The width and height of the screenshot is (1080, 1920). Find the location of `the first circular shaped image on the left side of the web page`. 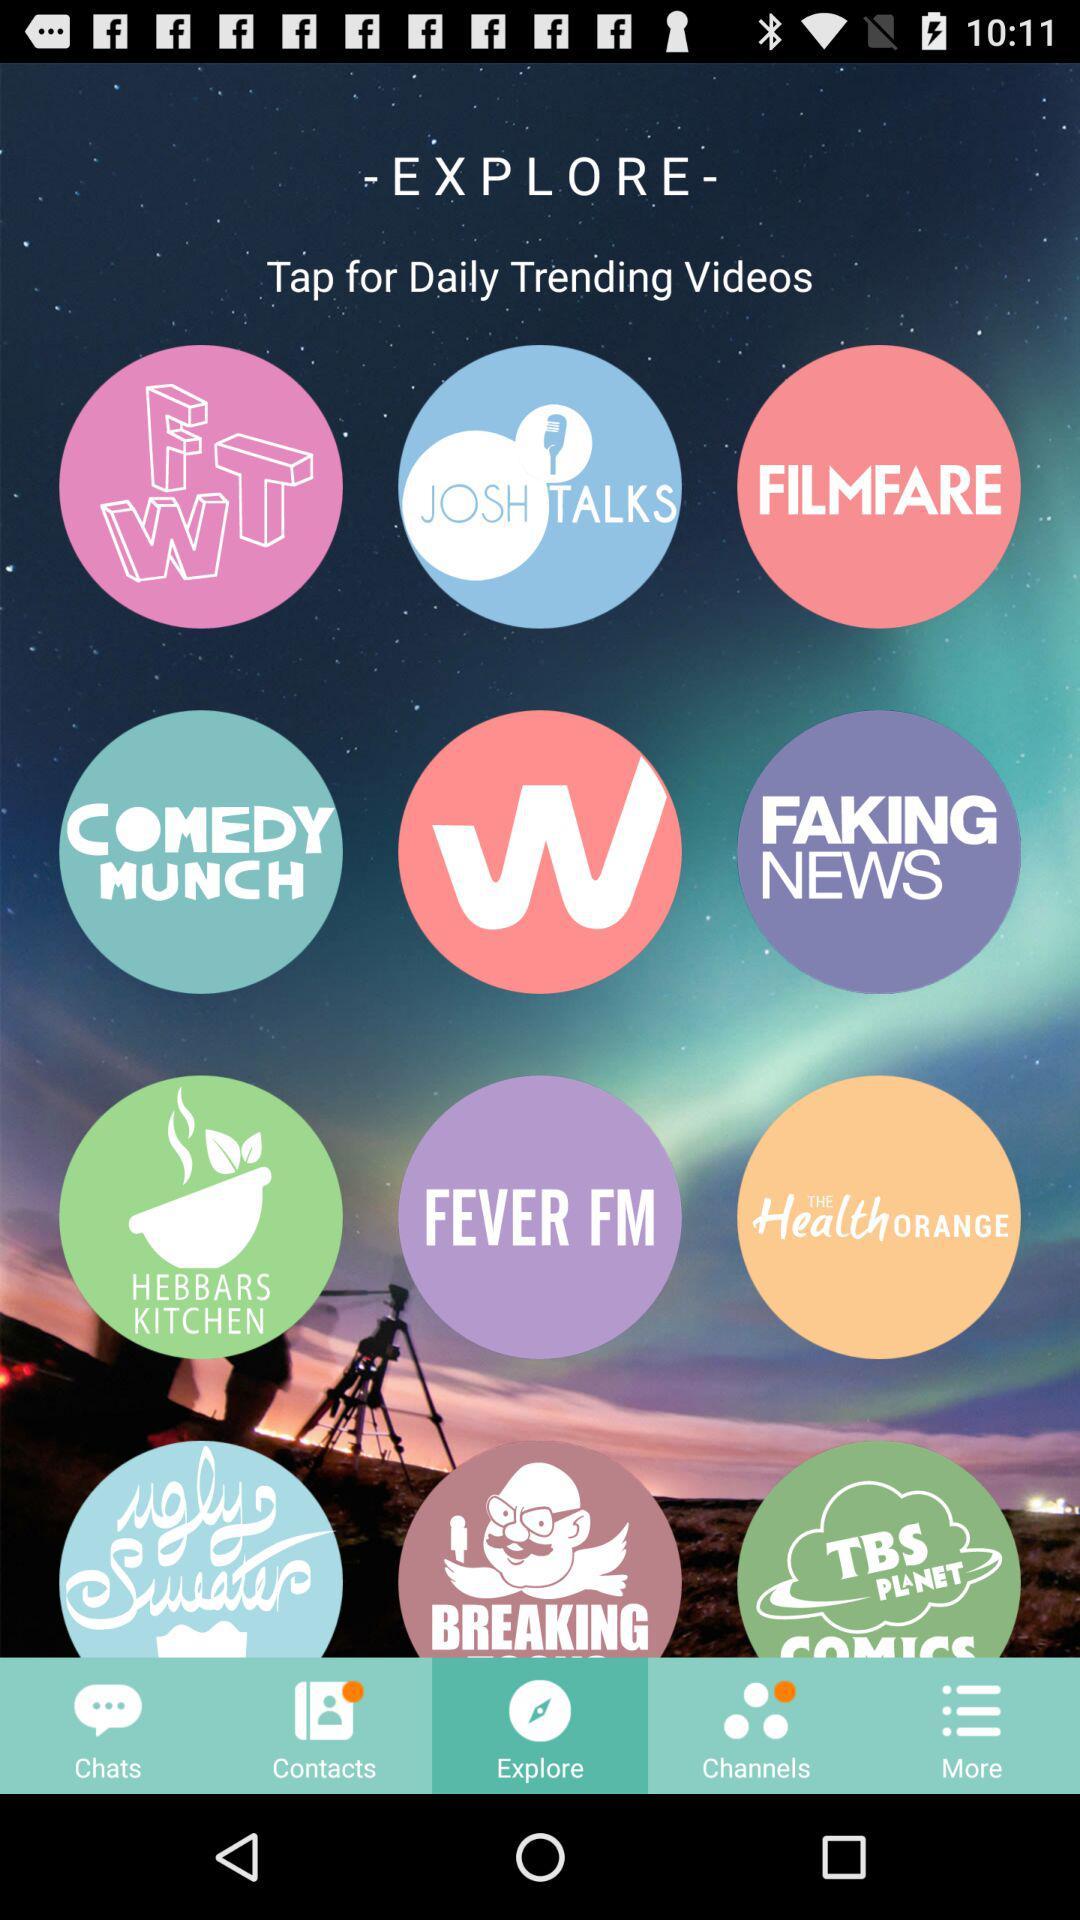

the first circular shaped image on the left side of the web page is located at coordinates (200, 486).